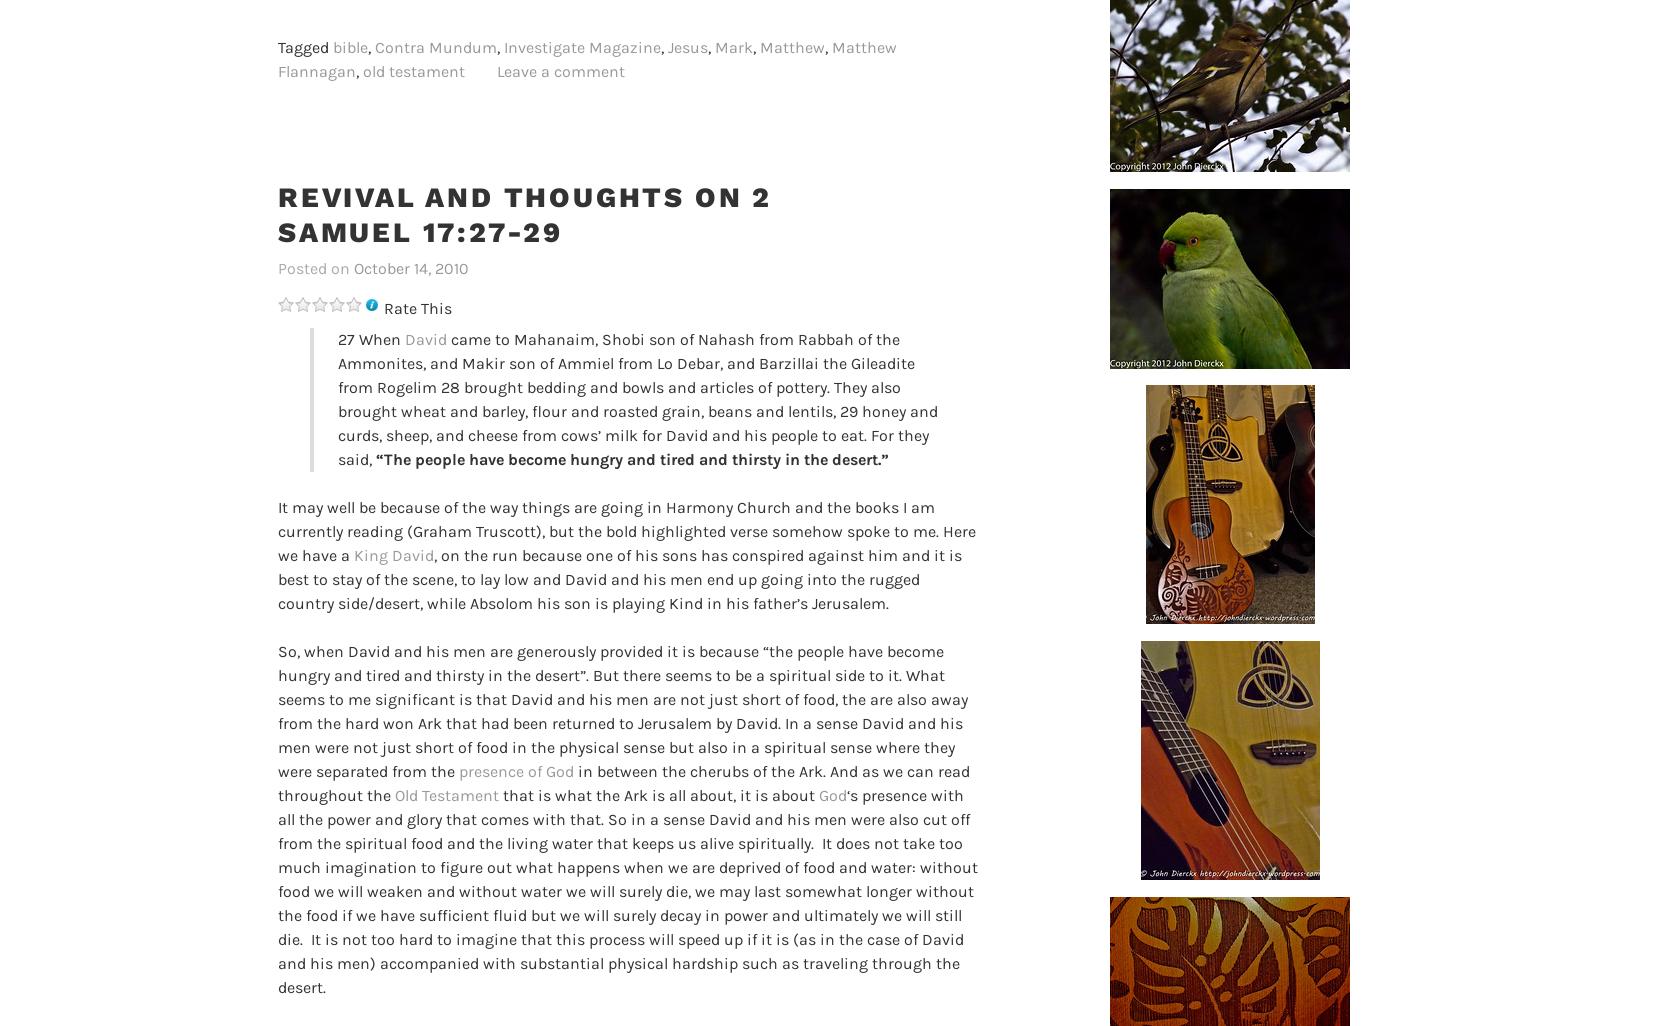 This screenshot has width=1676, height=1026. Describe the element at coordinates (410, 266) in the screenshot. I see `'October 14, 2010'` at that location.